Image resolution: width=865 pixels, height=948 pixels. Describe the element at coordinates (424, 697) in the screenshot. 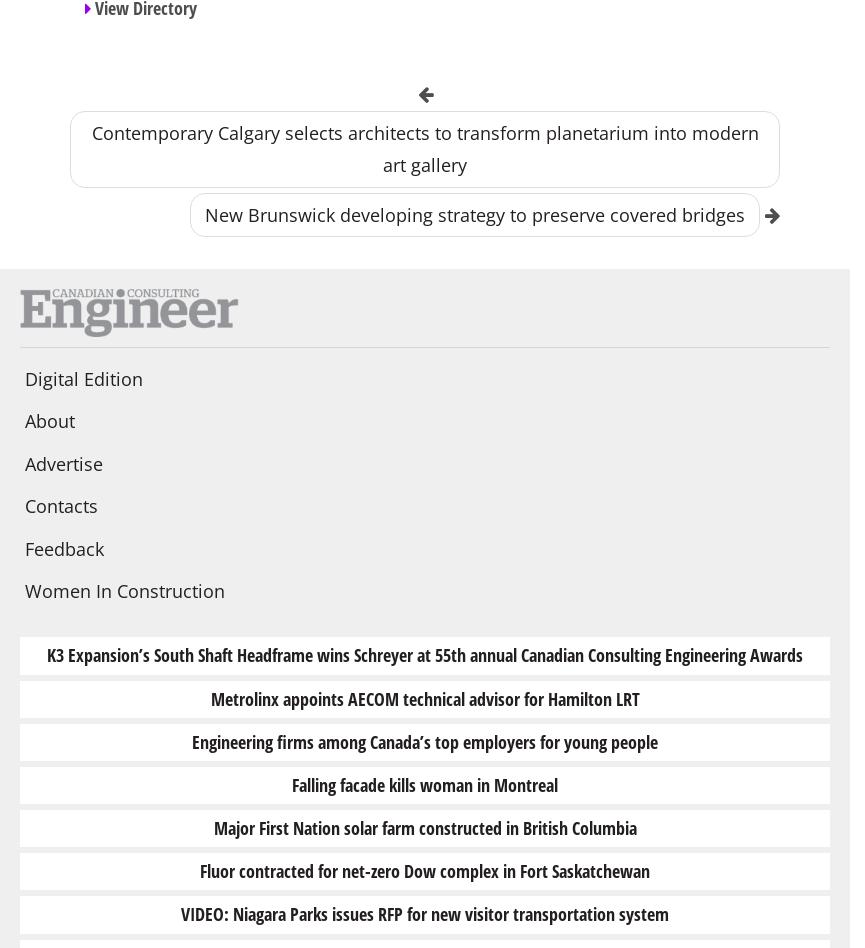

I see `'Metrolinx appoints AECOM technical advisor for Hamilton LRT'` at that location.